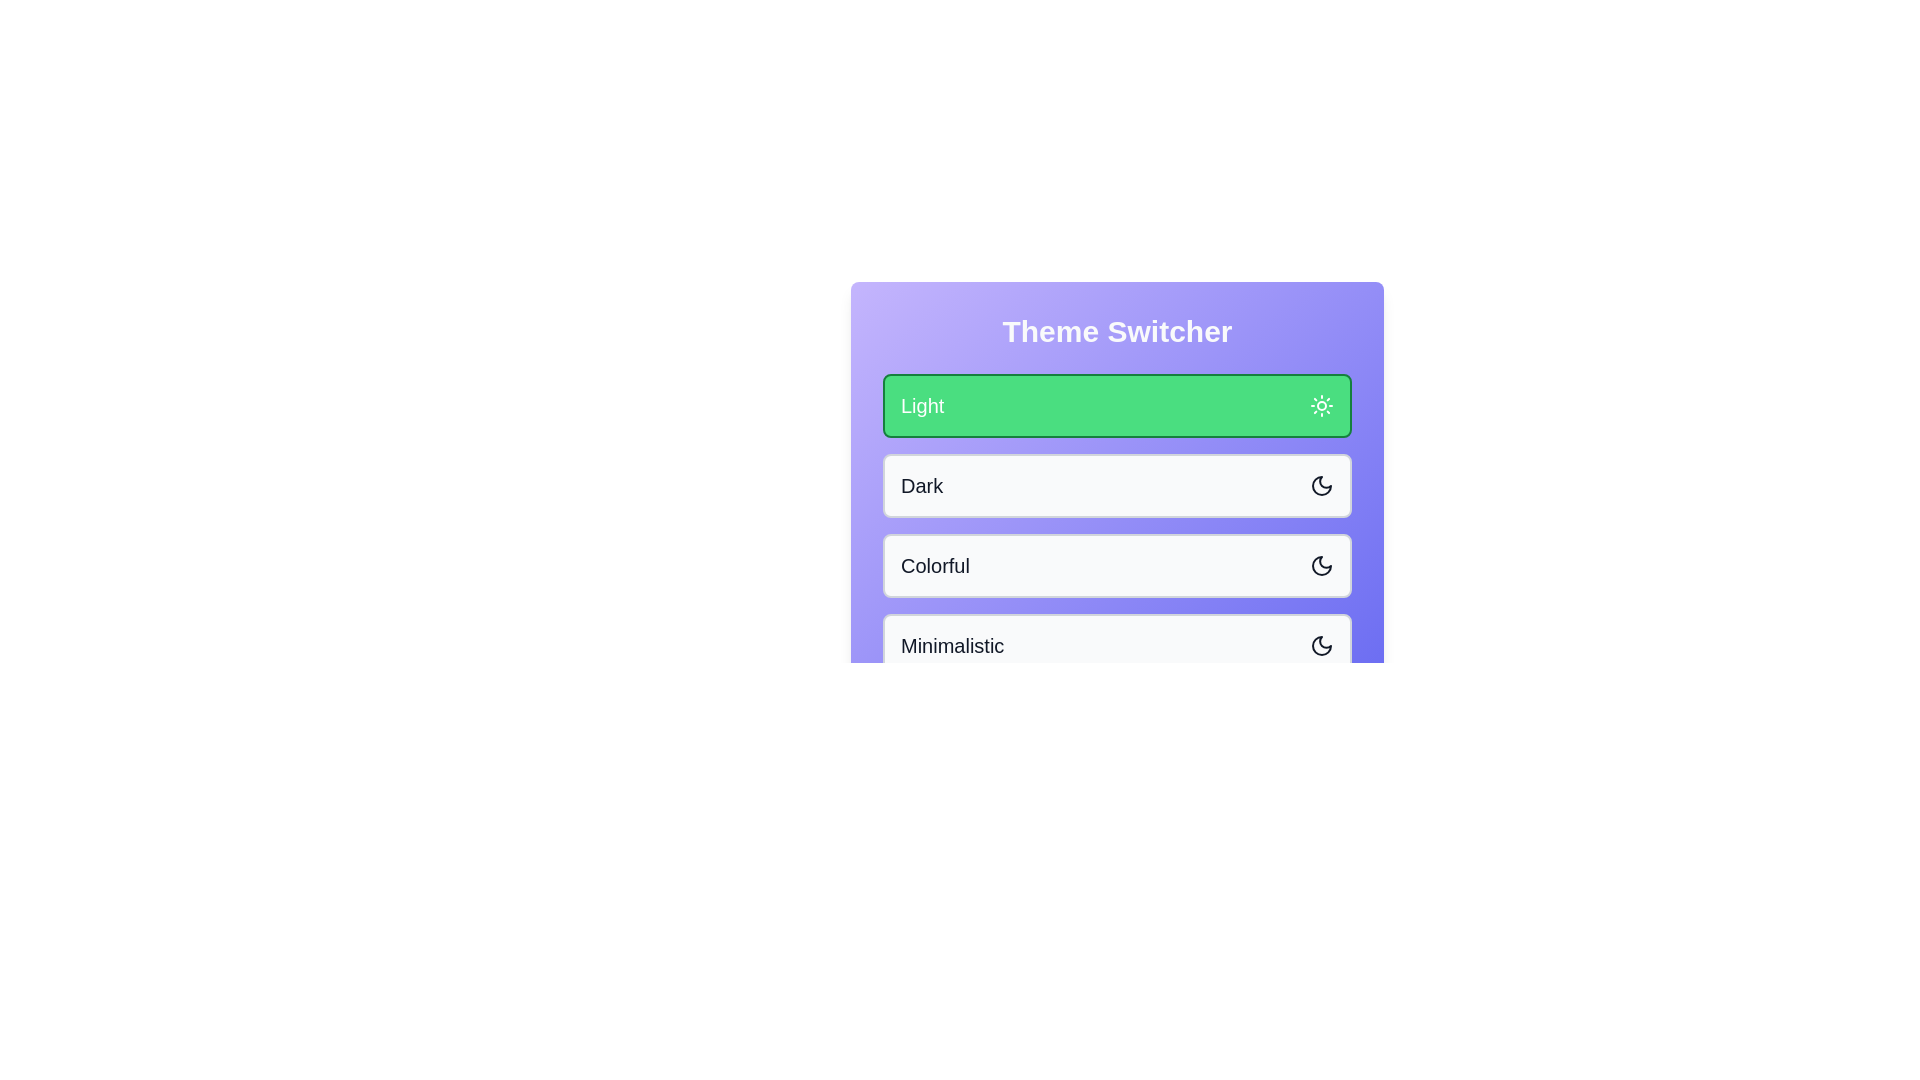 This screenshot has width=1920, height=1080. What do you see at coordinates (1116, 645) in the screenshot?
I see `the theme option Minimalistic by clicking on it` at bounding box center [1116, 645].